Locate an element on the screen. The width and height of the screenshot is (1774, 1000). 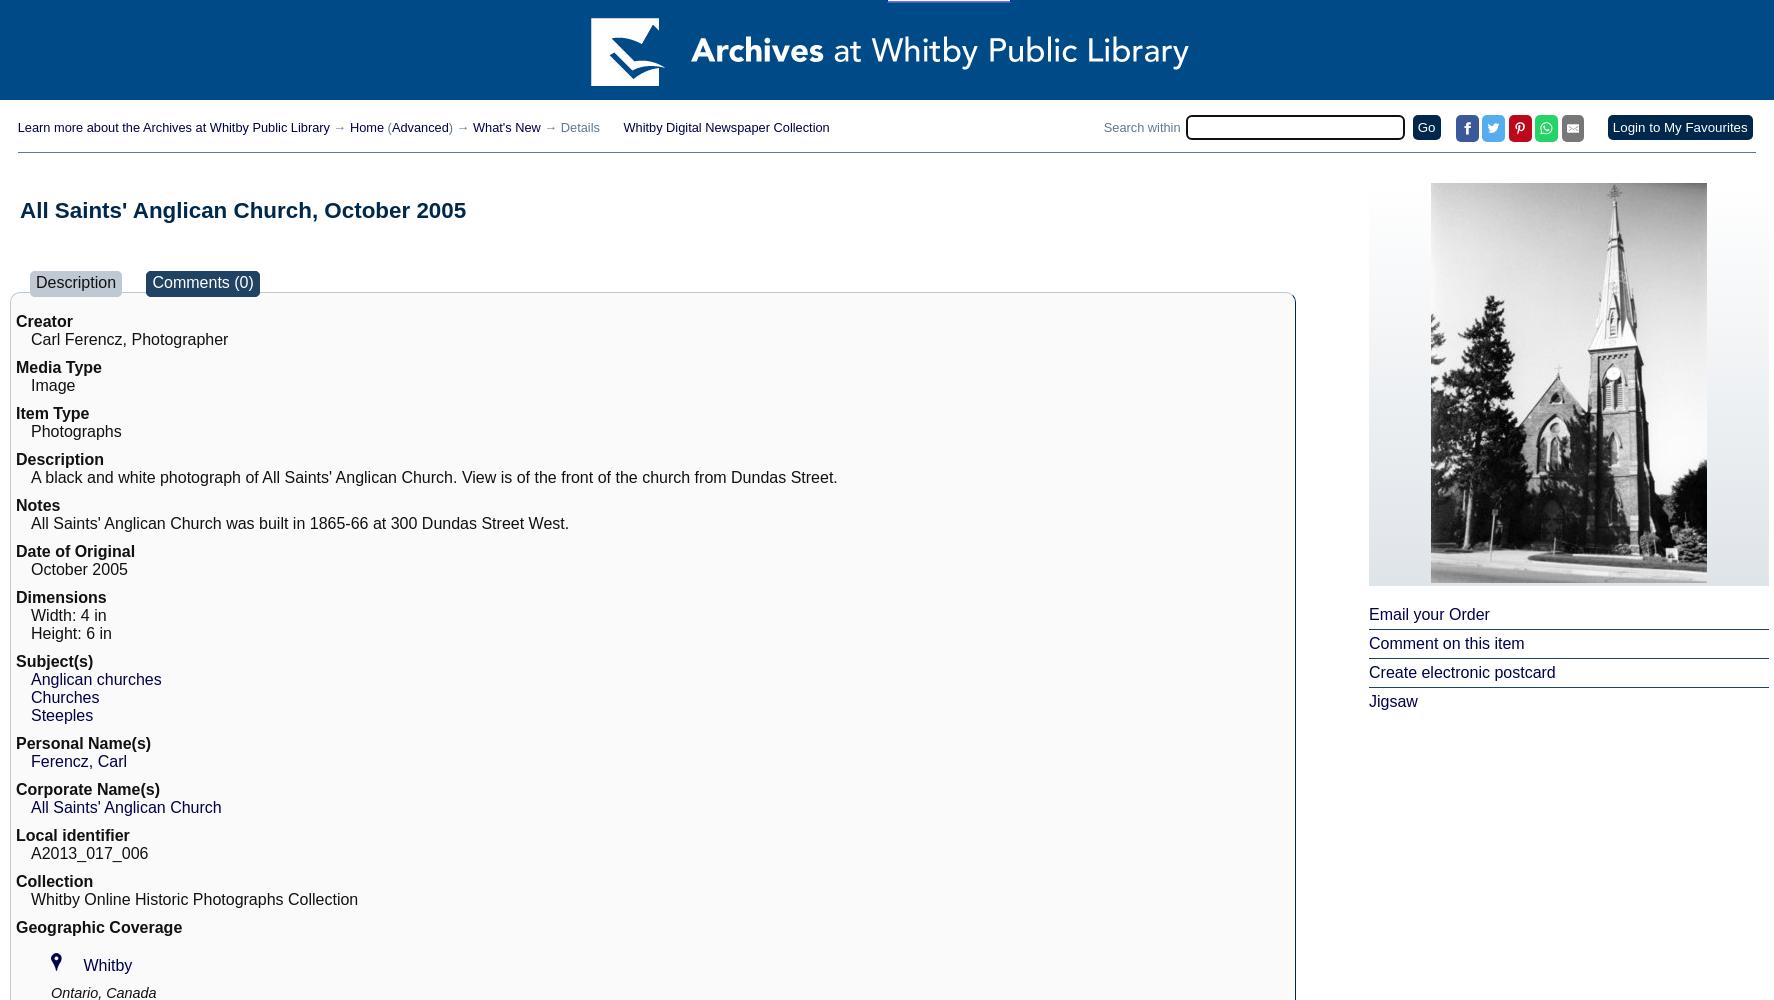
'Date of Original' is located at coordinates (74, 551).